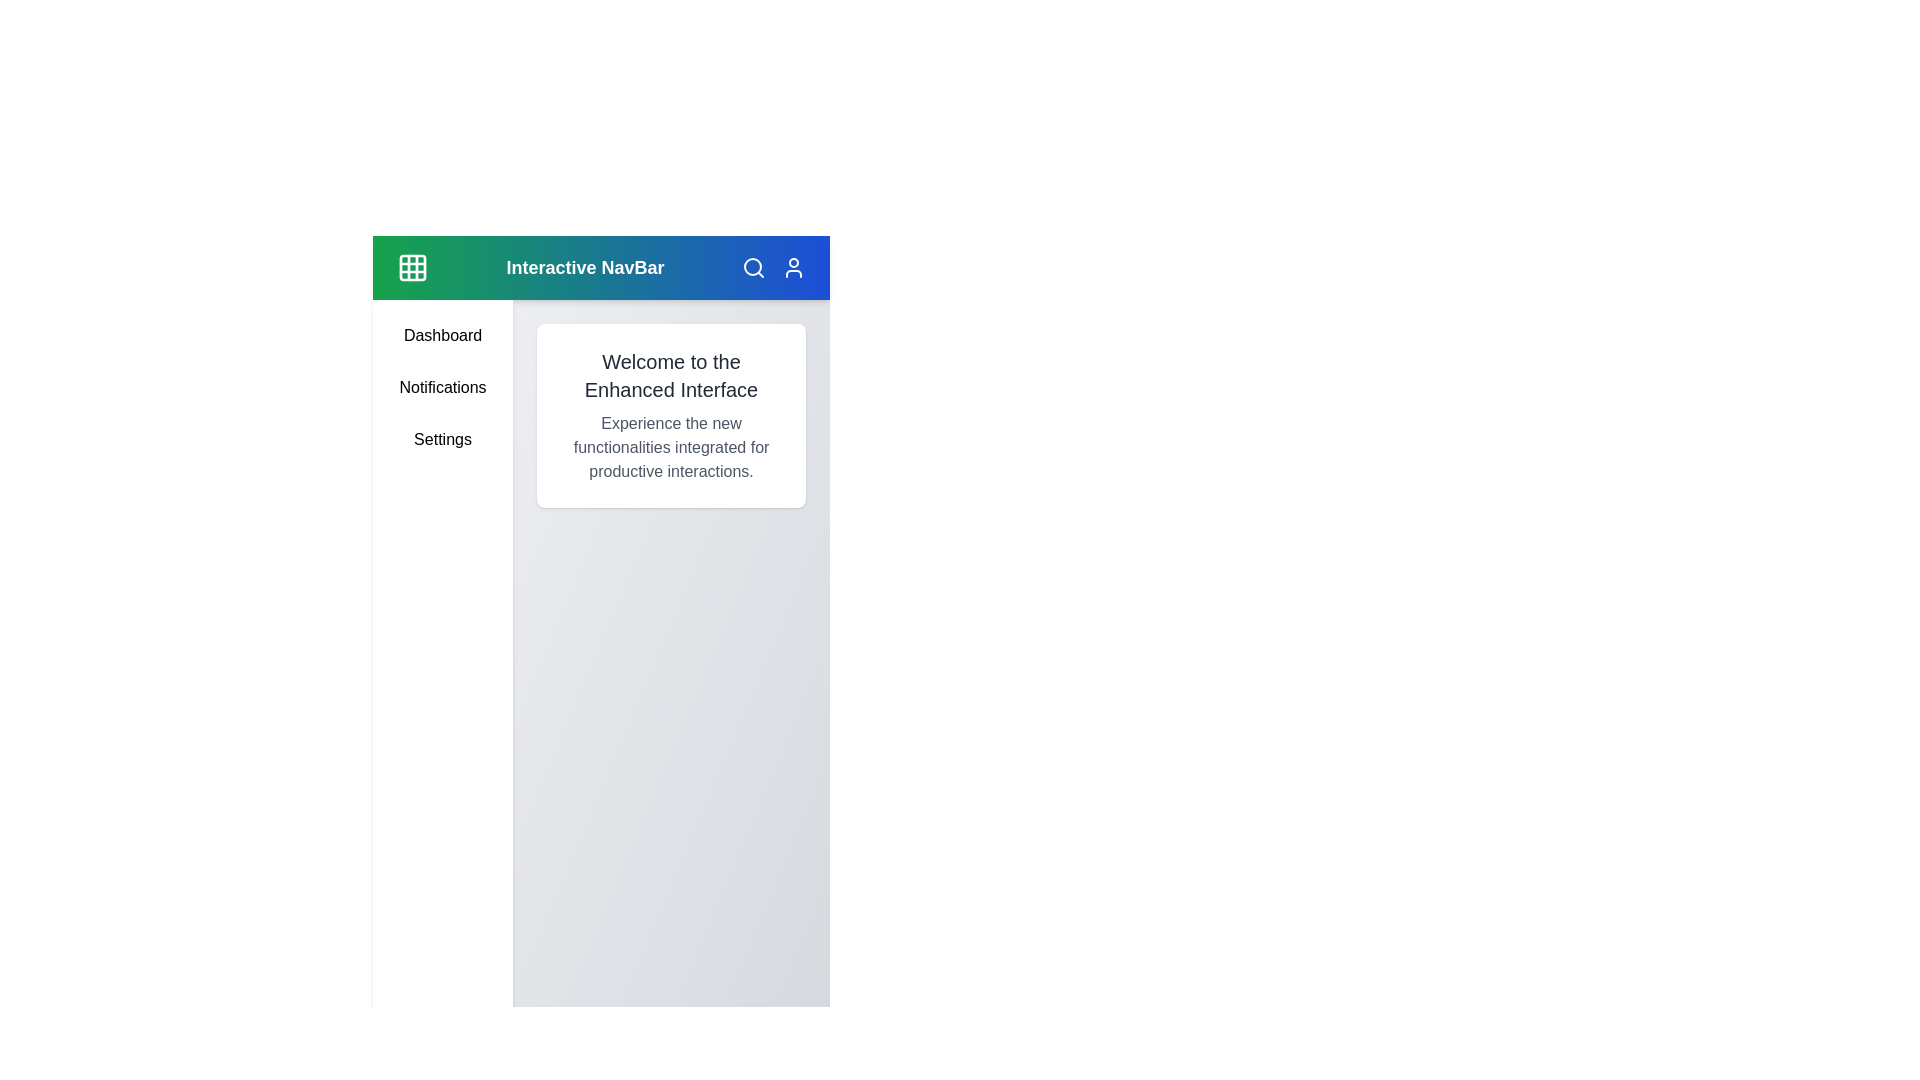 The width and height of the screenshot is (1920, 1080). What do you see at coordinates (411, 266) in the screenshot?
I see `the grid icon to toggle the sidebar visibility` at bounding box center [411, 266].